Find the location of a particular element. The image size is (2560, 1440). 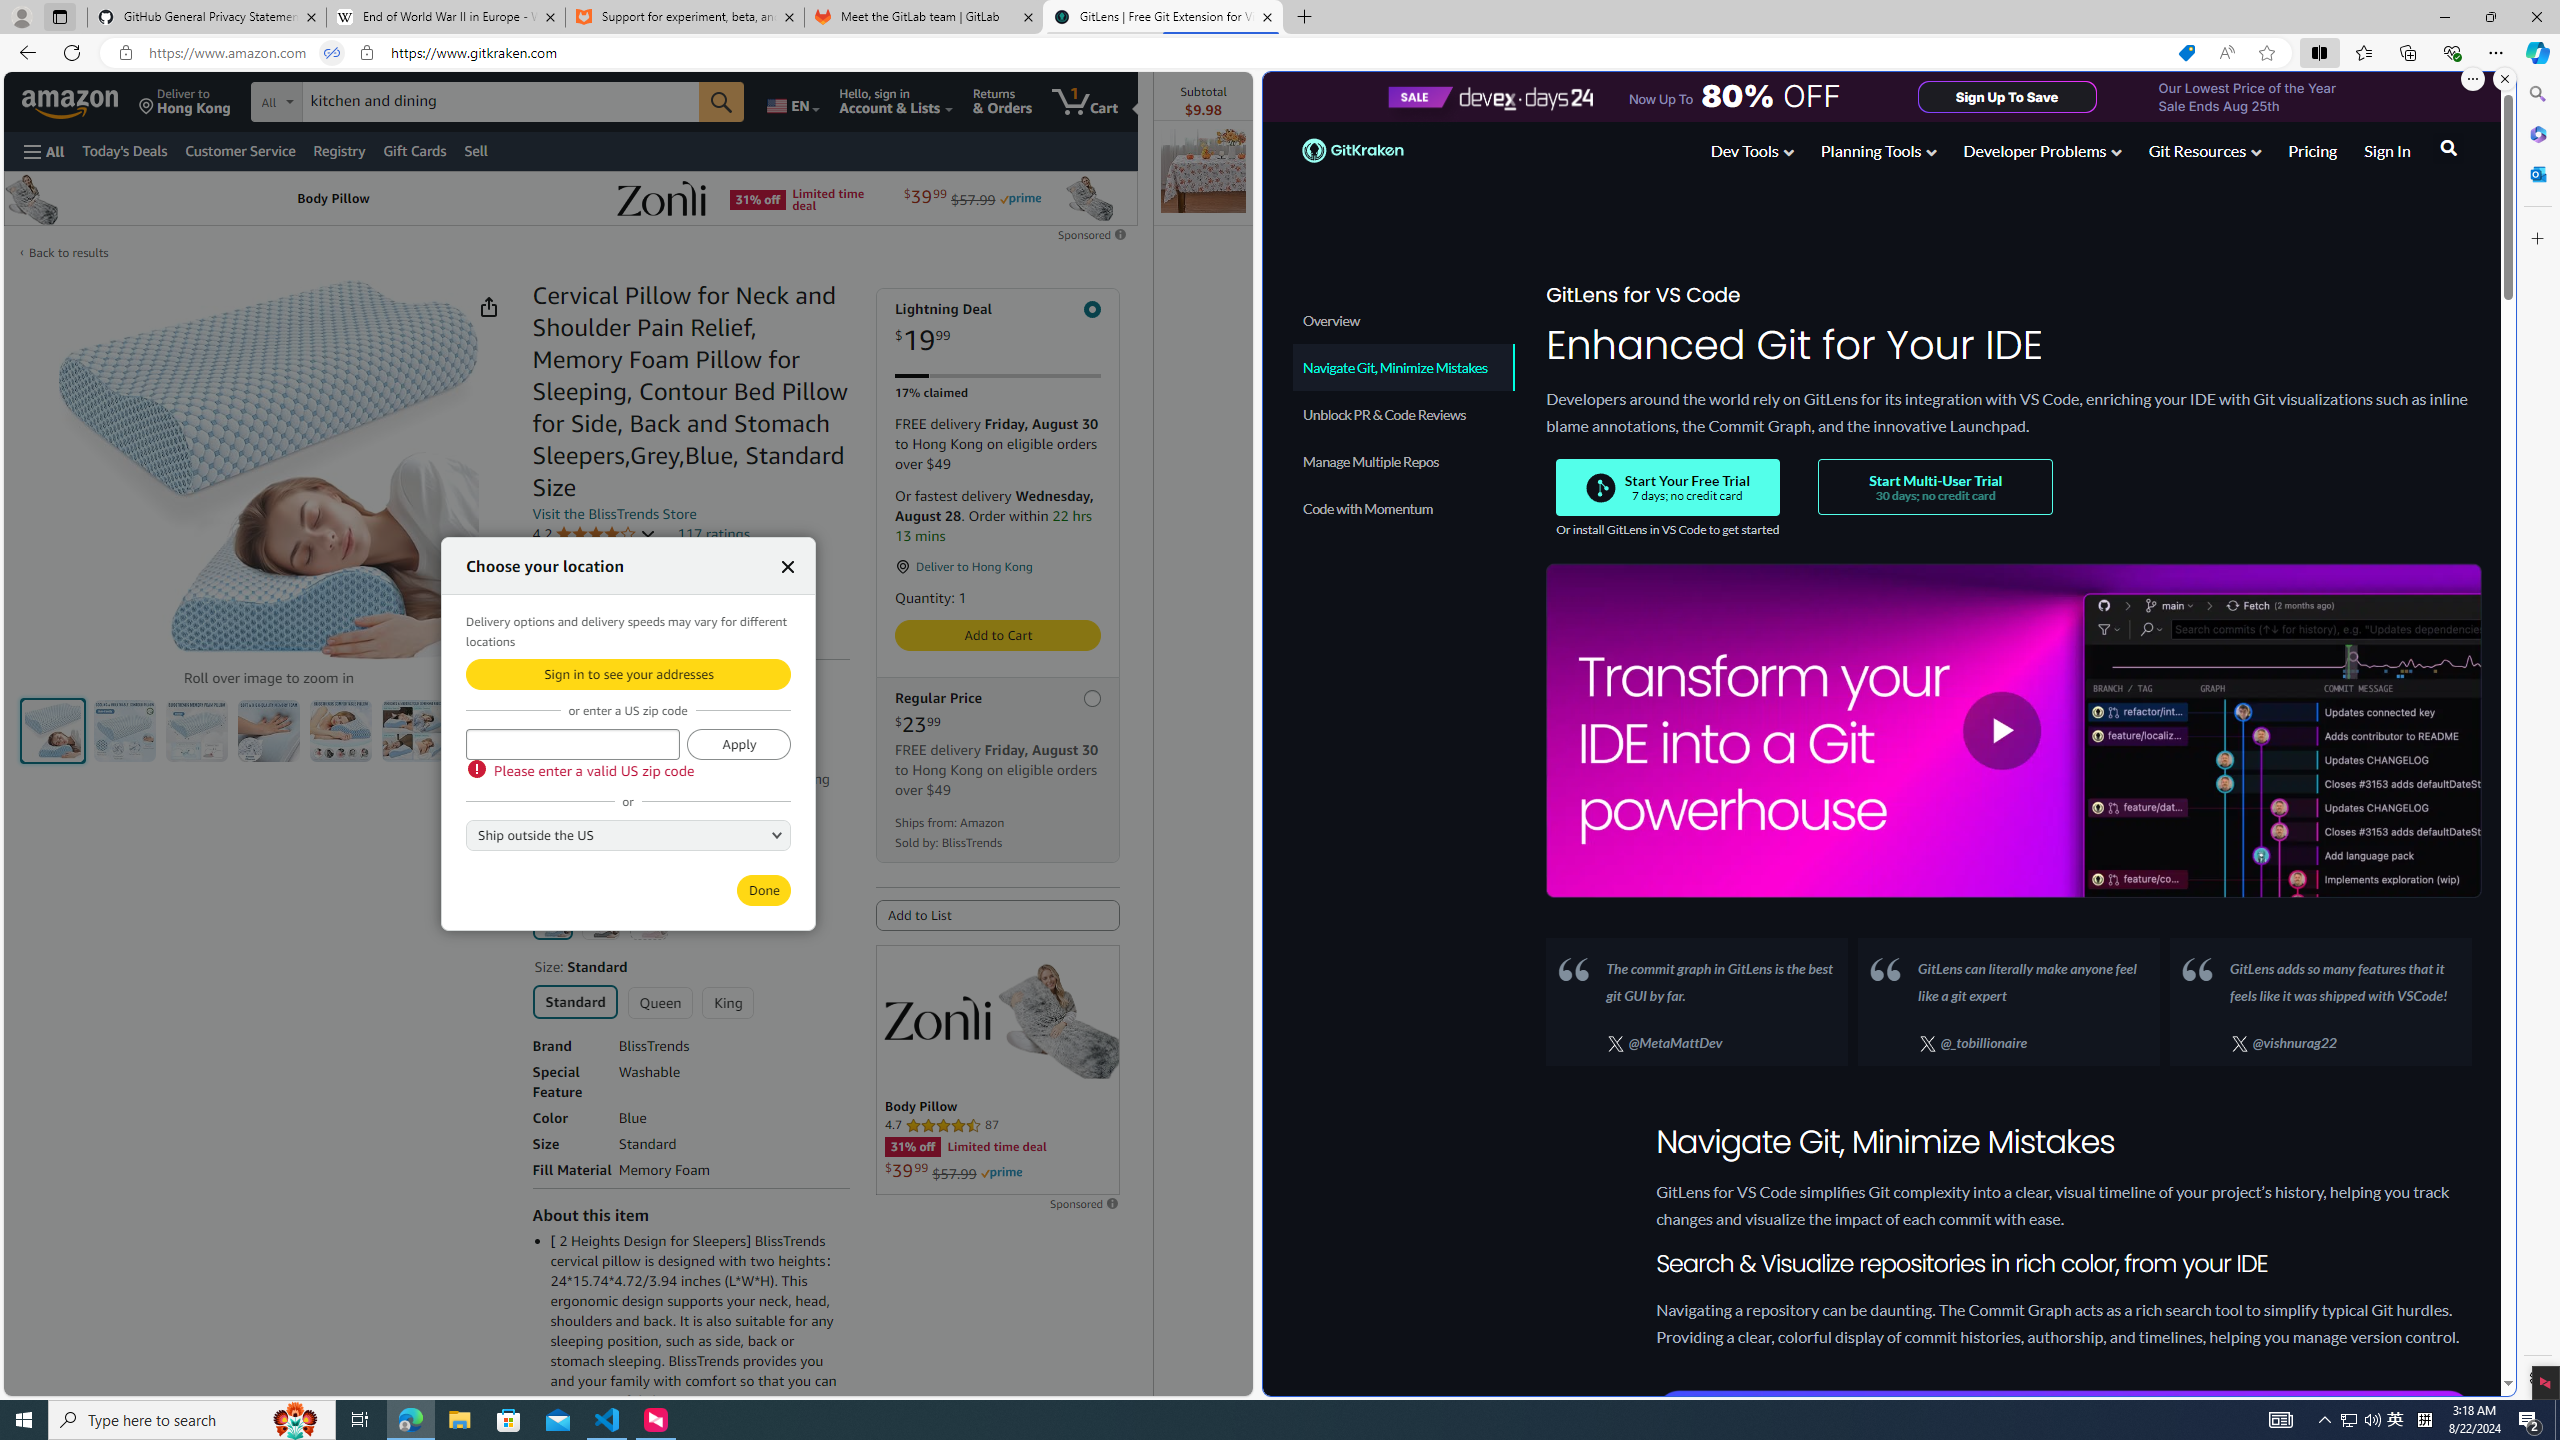

'Or install GitLens in VS Code to get started' is located at coordinates (1667, 528).